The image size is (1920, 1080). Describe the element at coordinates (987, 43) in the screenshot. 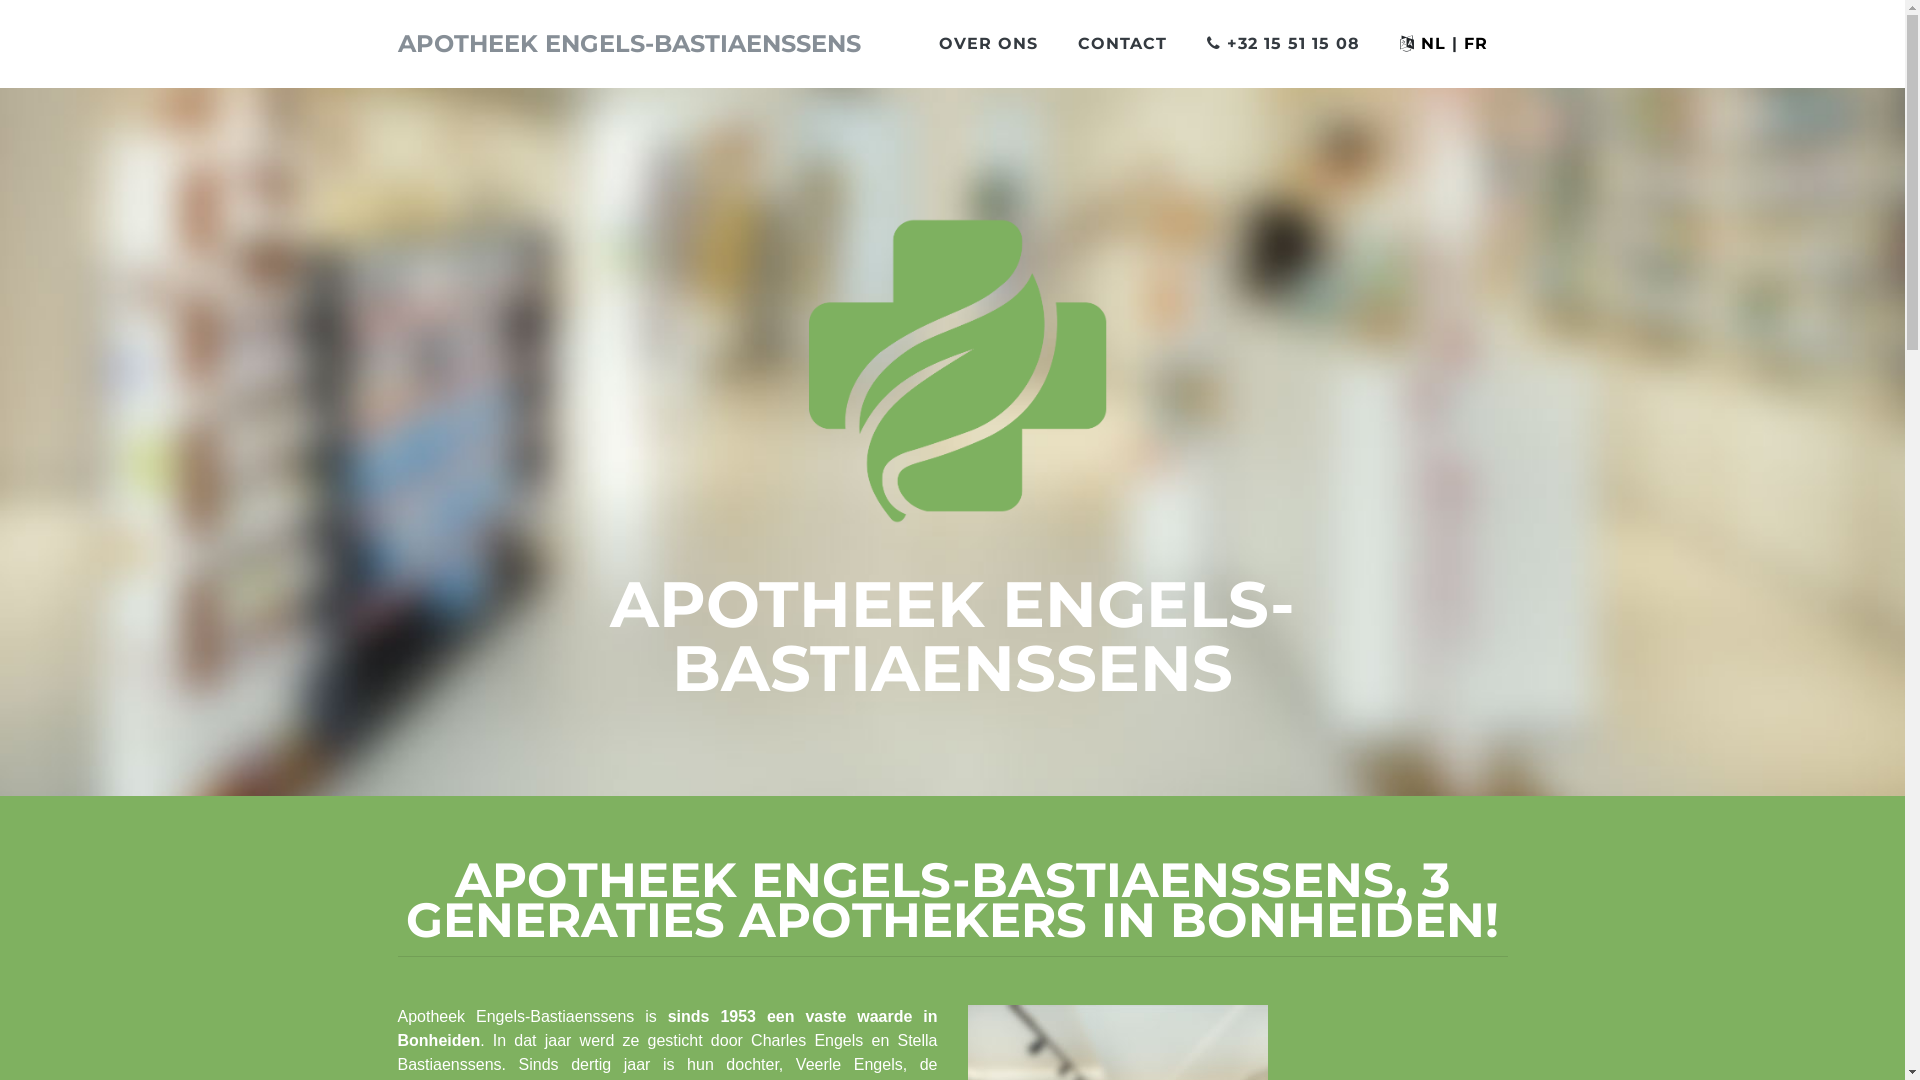

I see `'OVER ONS'` at that location.